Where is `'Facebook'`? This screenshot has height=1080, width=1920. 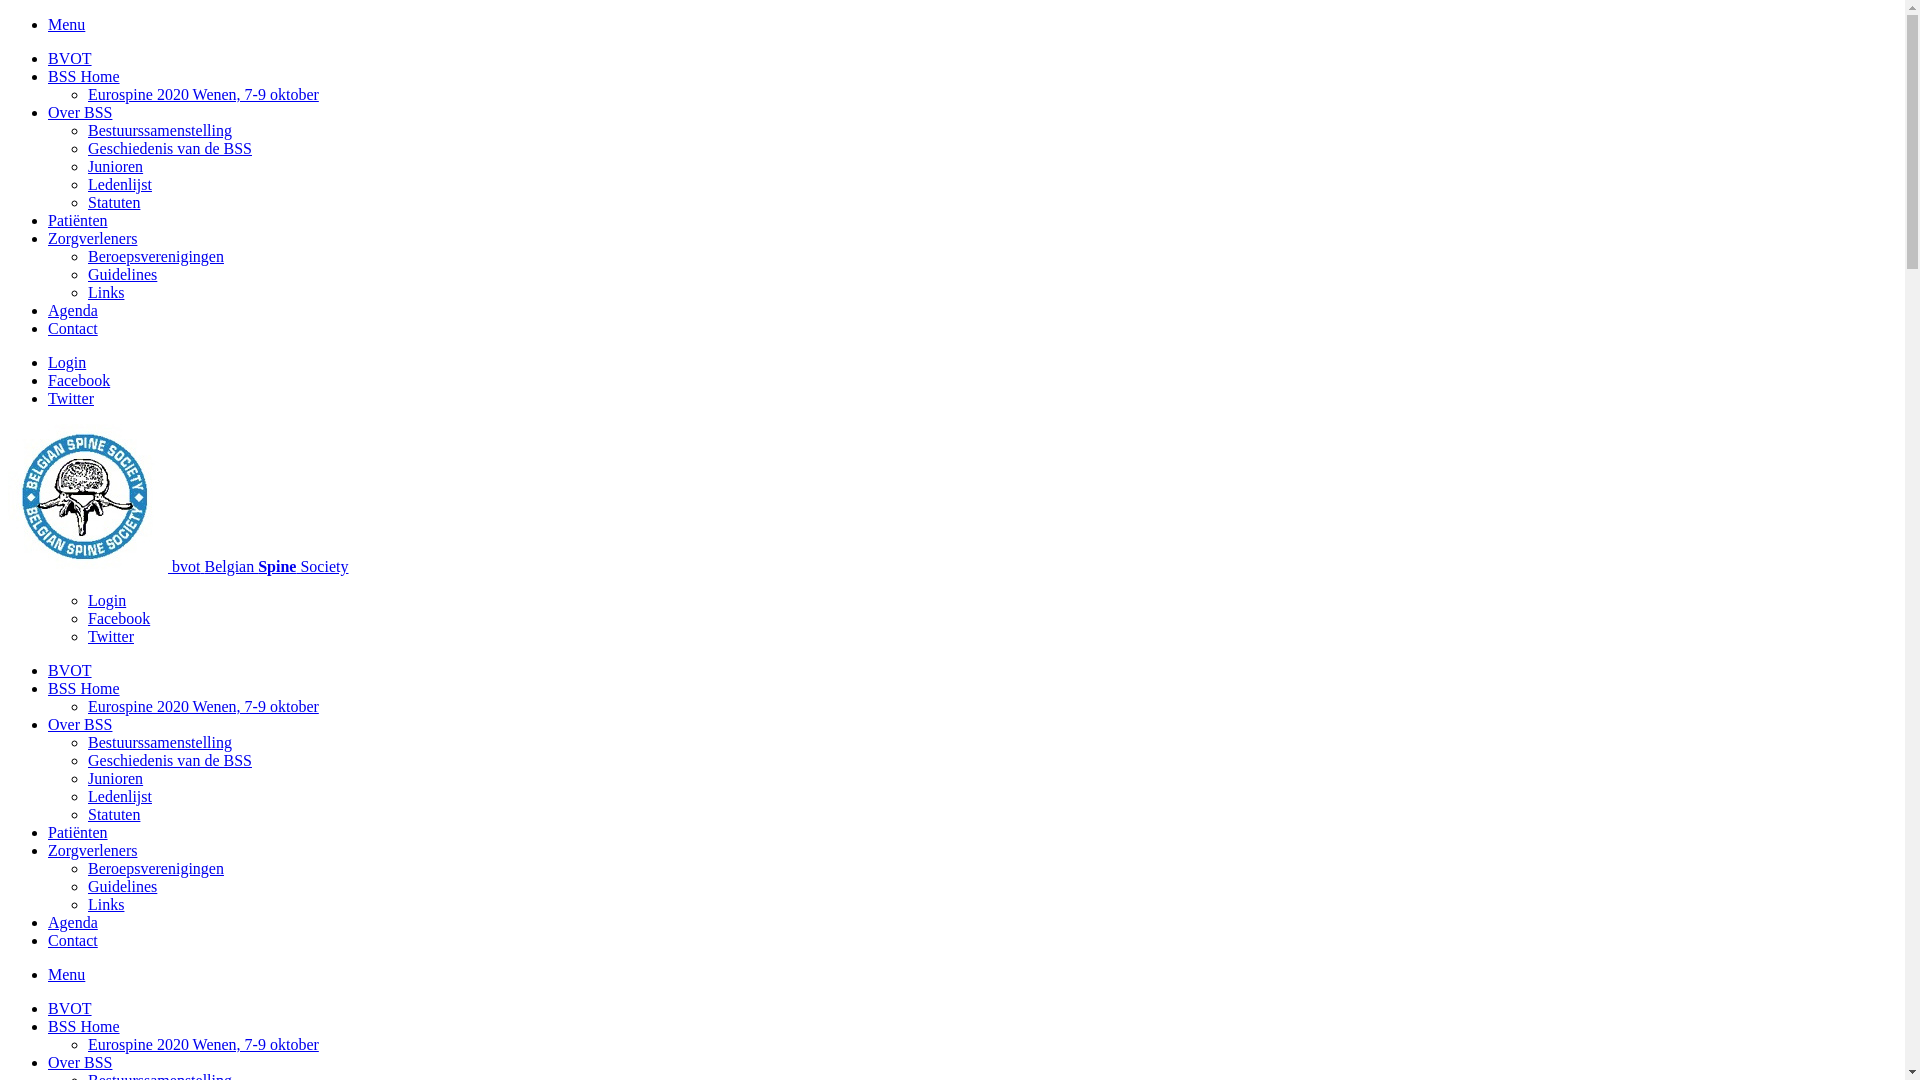
'Facebook' is located at coordinates (118, 617).